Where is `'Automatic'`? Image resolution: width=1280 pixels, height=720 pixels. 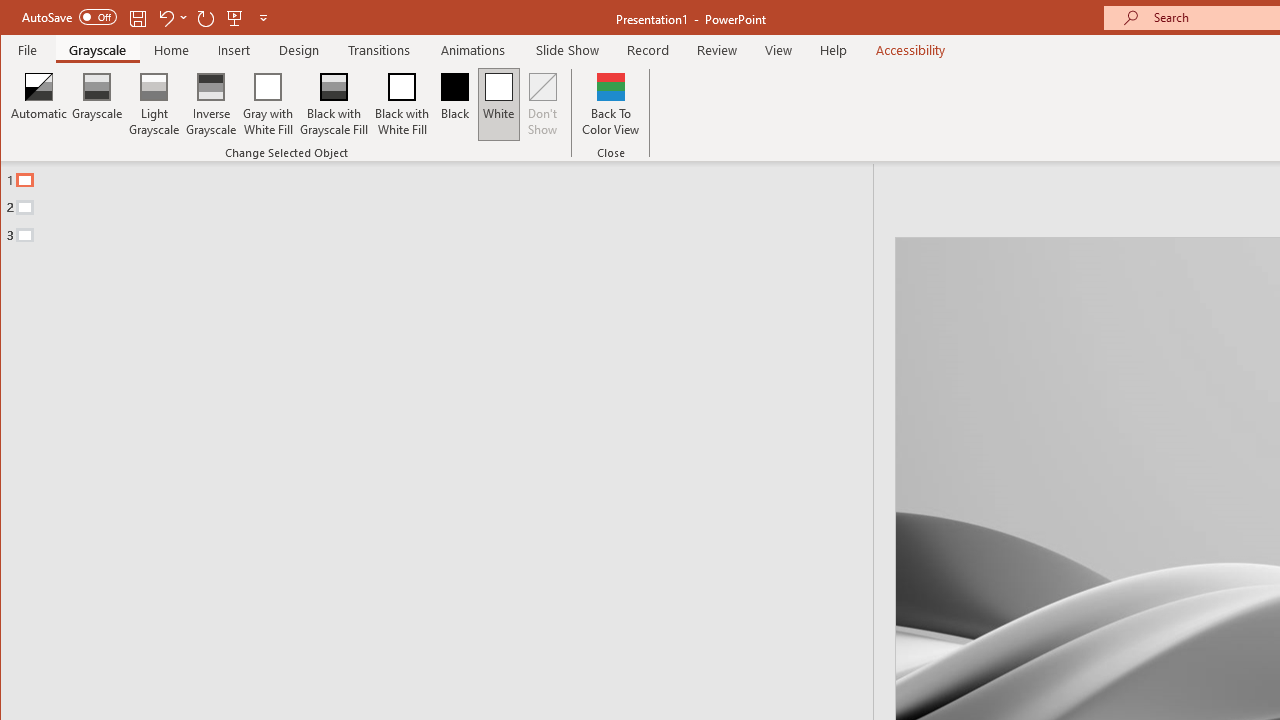 'Automatic' is located at coordinates (39, 104).